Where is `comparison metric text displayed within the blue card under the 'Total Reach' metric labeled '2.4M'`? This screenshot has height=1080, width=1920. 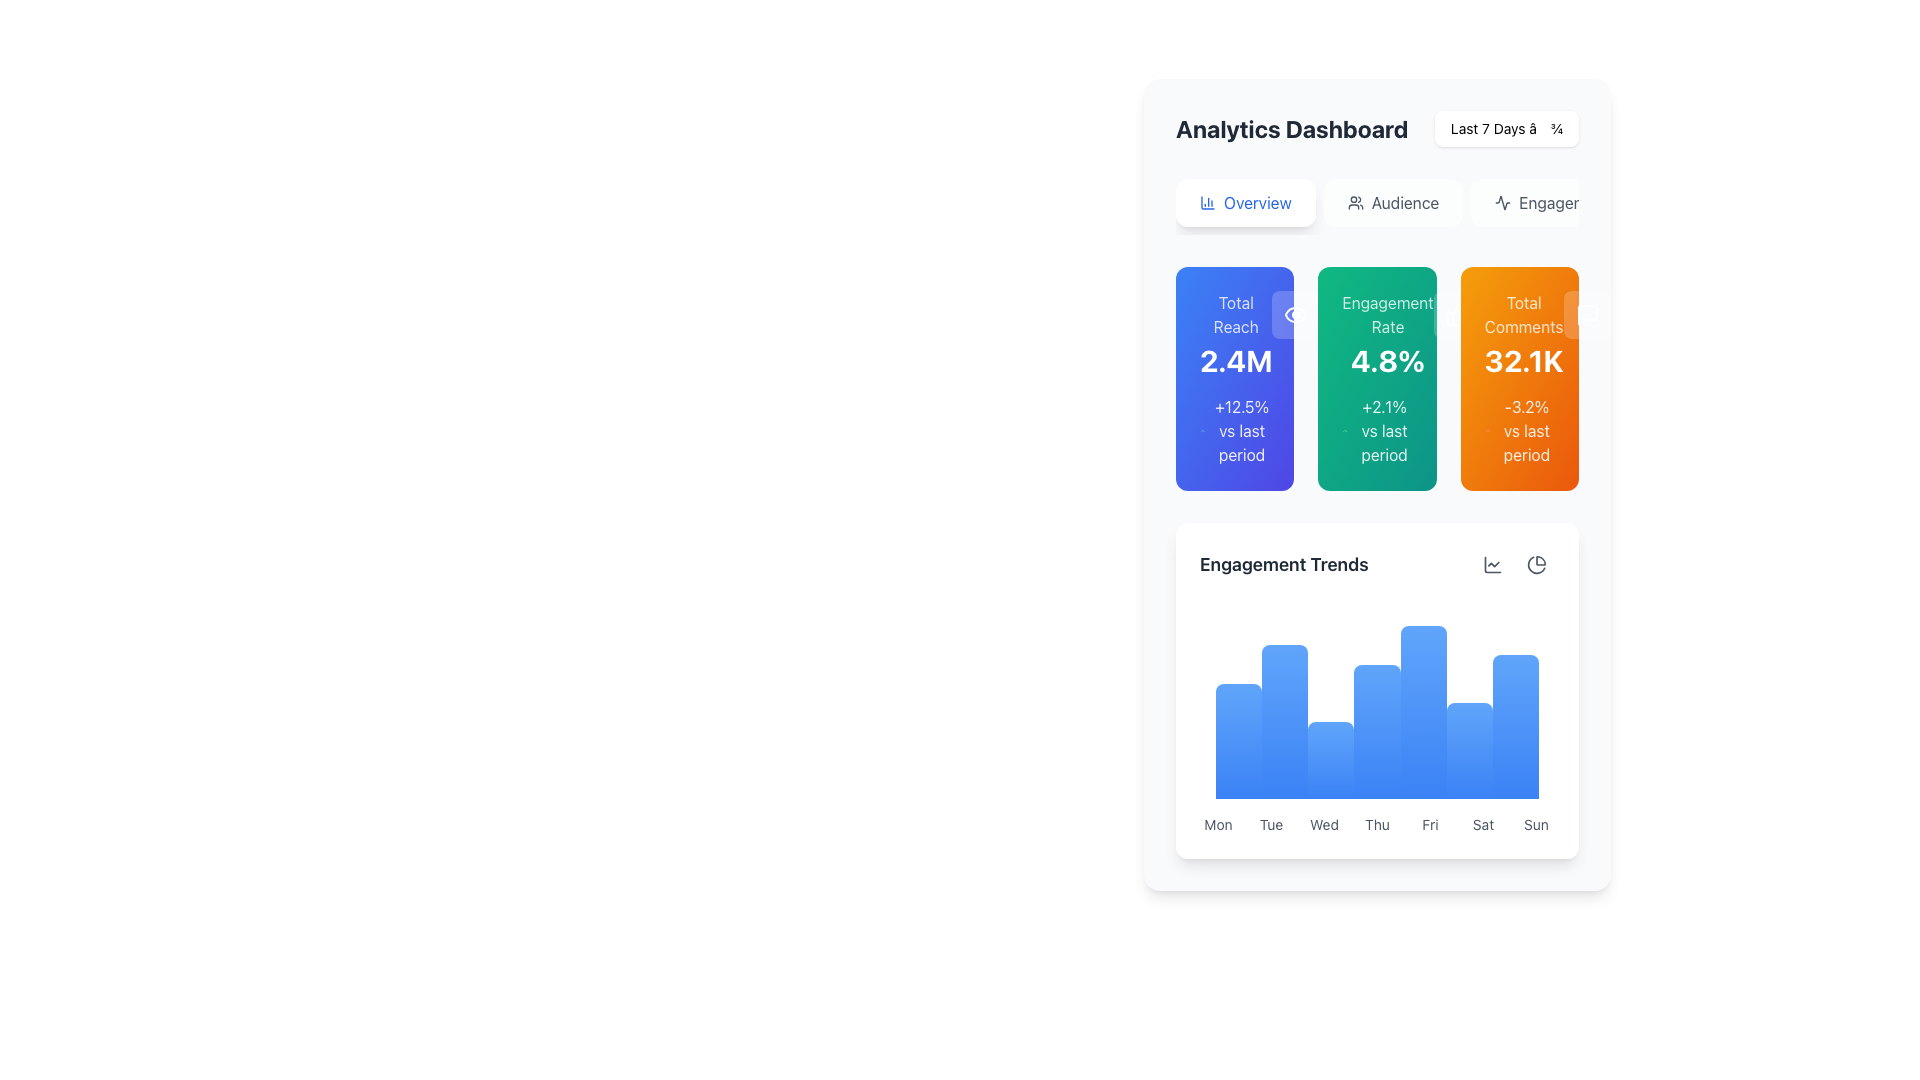 comparison metric text displayed within the blue card under the 'Total Reach' metric labeled '2.4M' is located at coordinates (1234, 430).